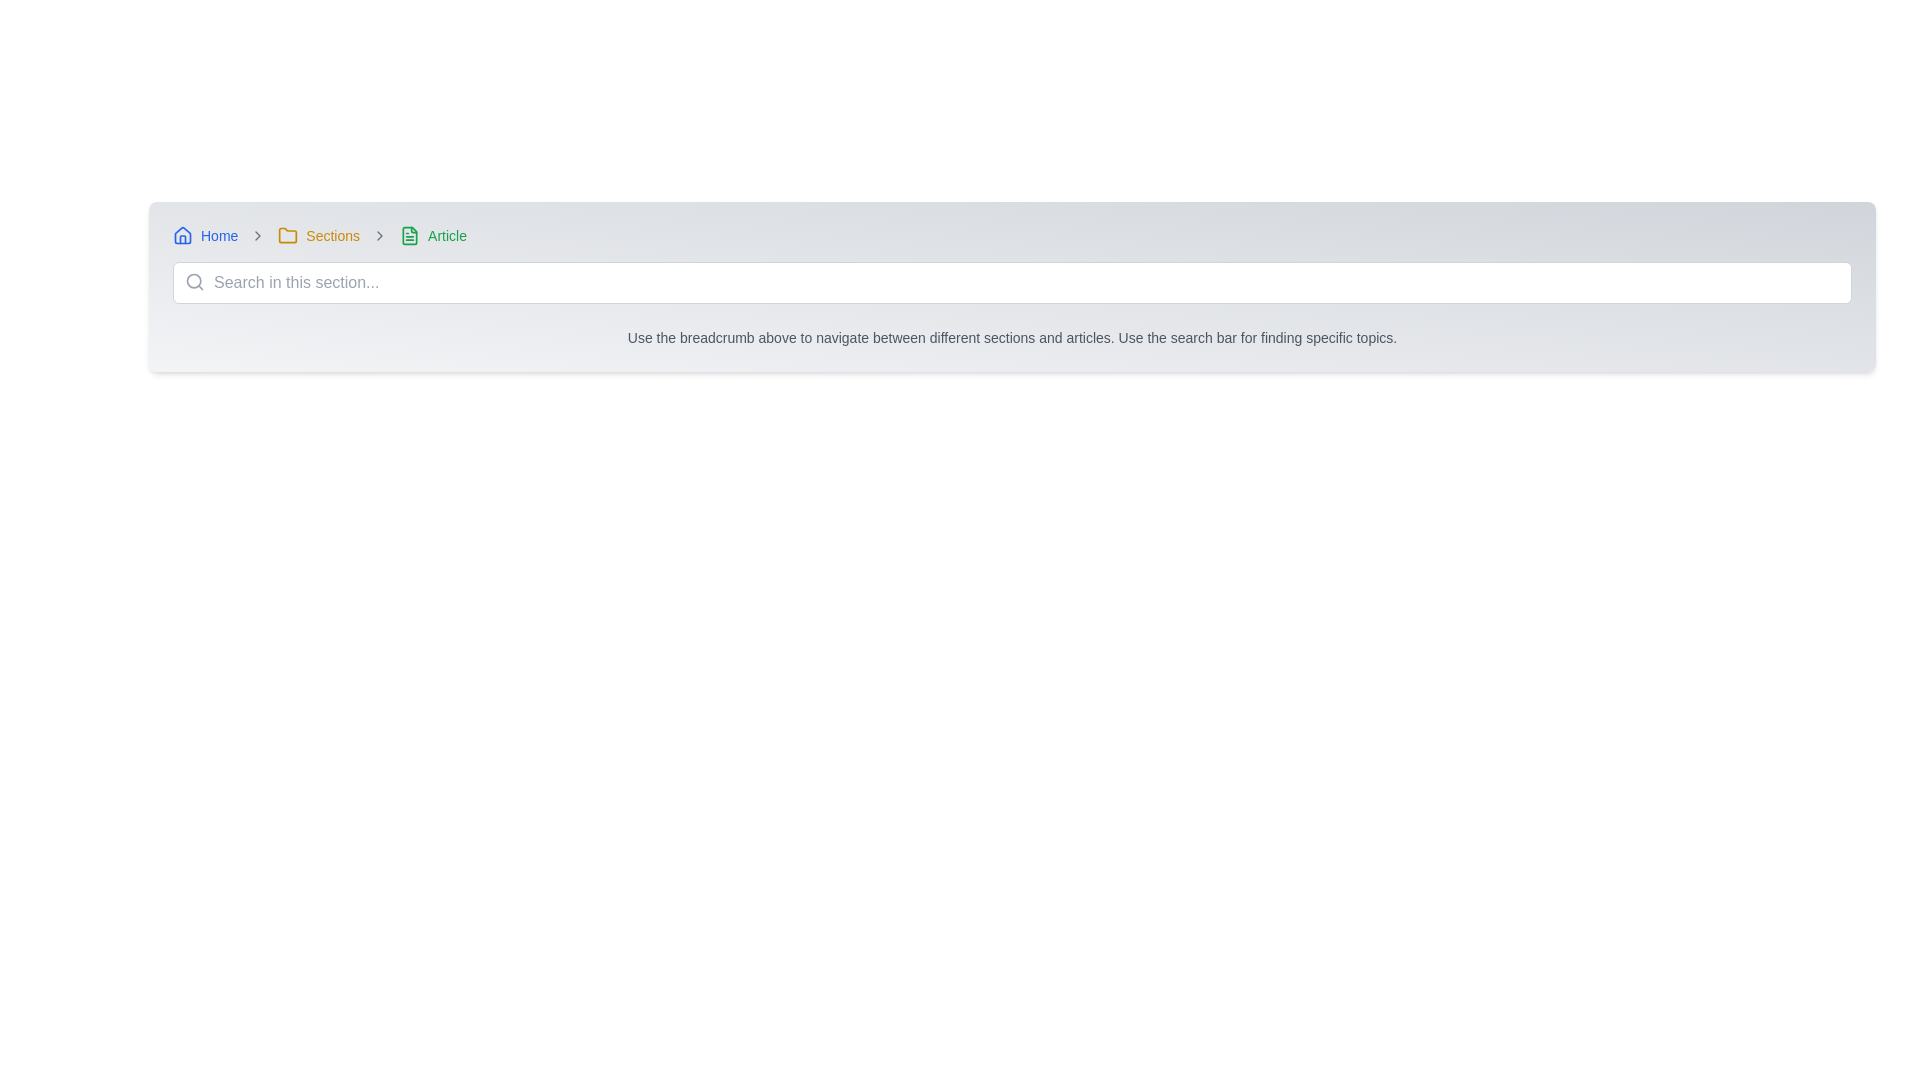 The image size is (1920, 1080). I want to click on the magnifying glass icon located on the left side of the search input field to initiate a search action, so click(195, 281).